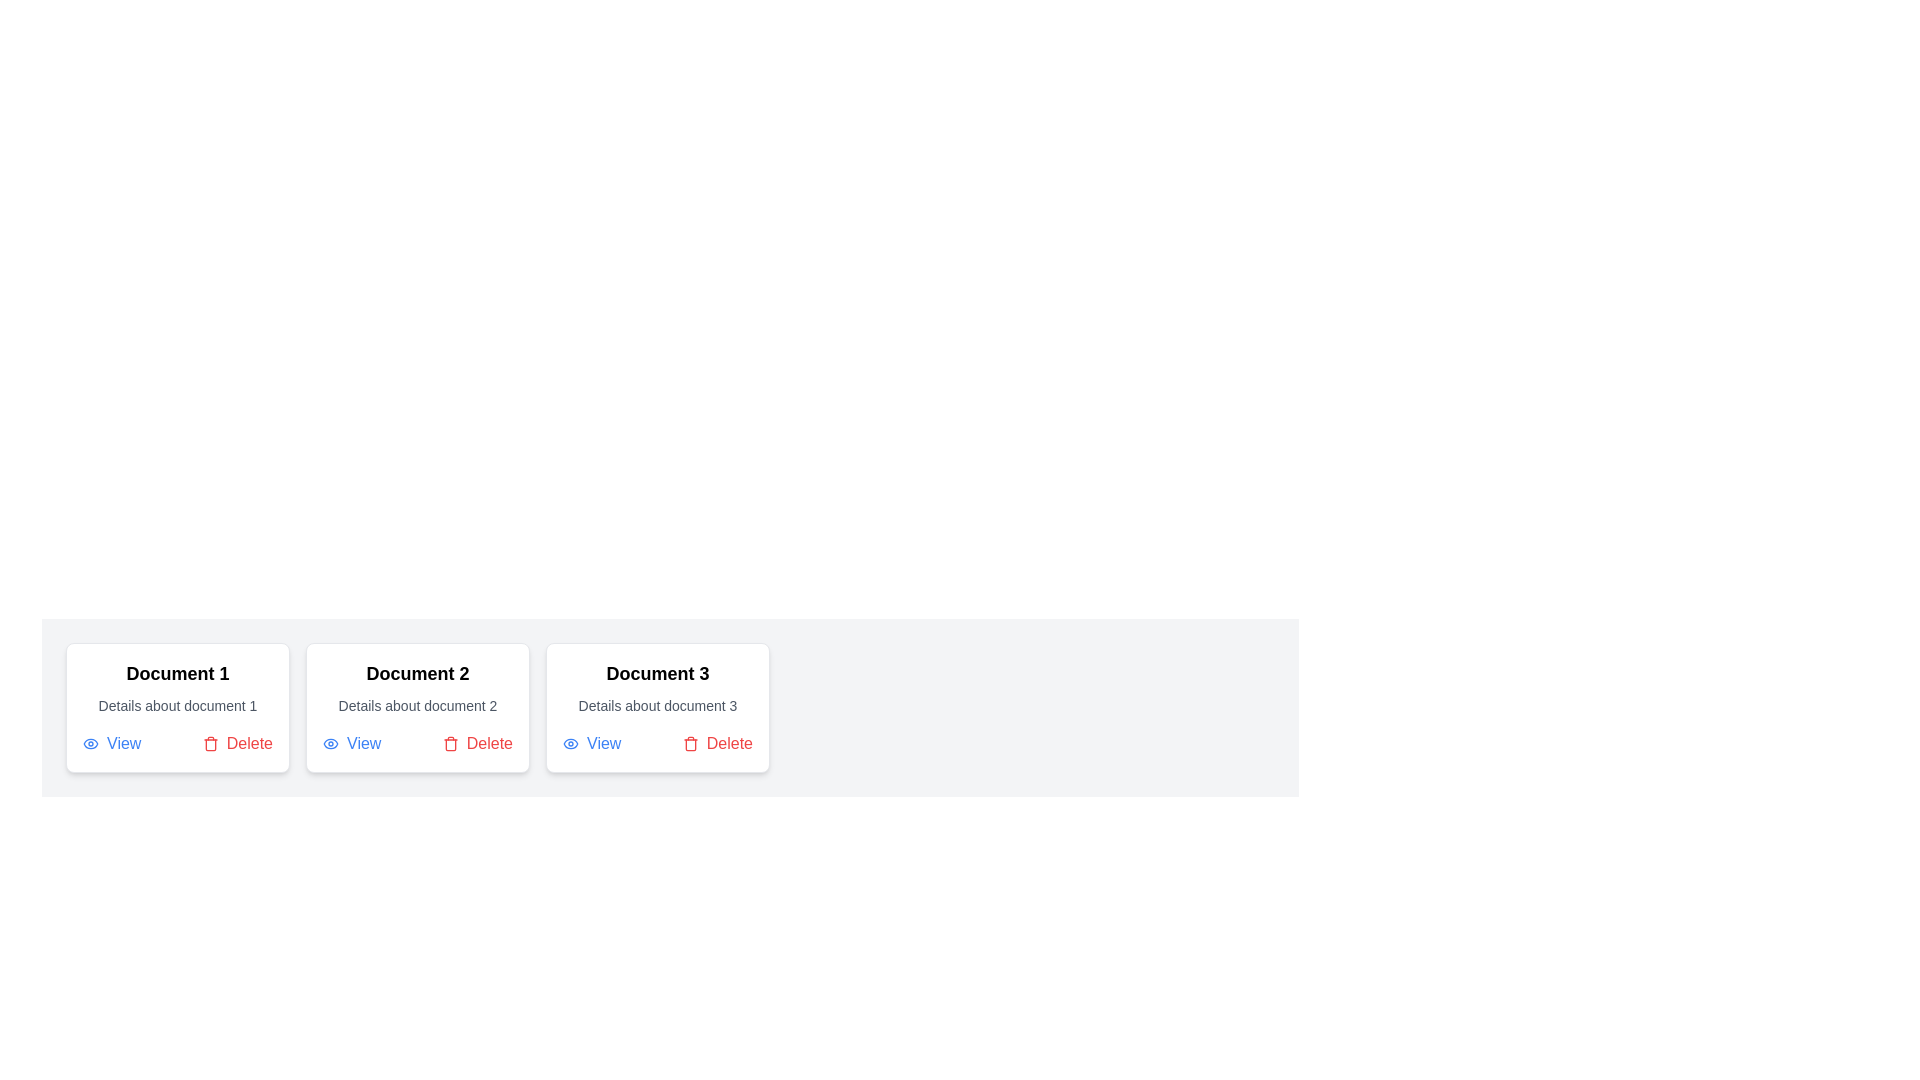 This screenshot has width=1920, height=1080. Describe the element at coordinates (476, 744) in the screenshot. I see `the red 'Delete' button with a trash bin icon located in the button group of the 'Document 2' card` at that location.